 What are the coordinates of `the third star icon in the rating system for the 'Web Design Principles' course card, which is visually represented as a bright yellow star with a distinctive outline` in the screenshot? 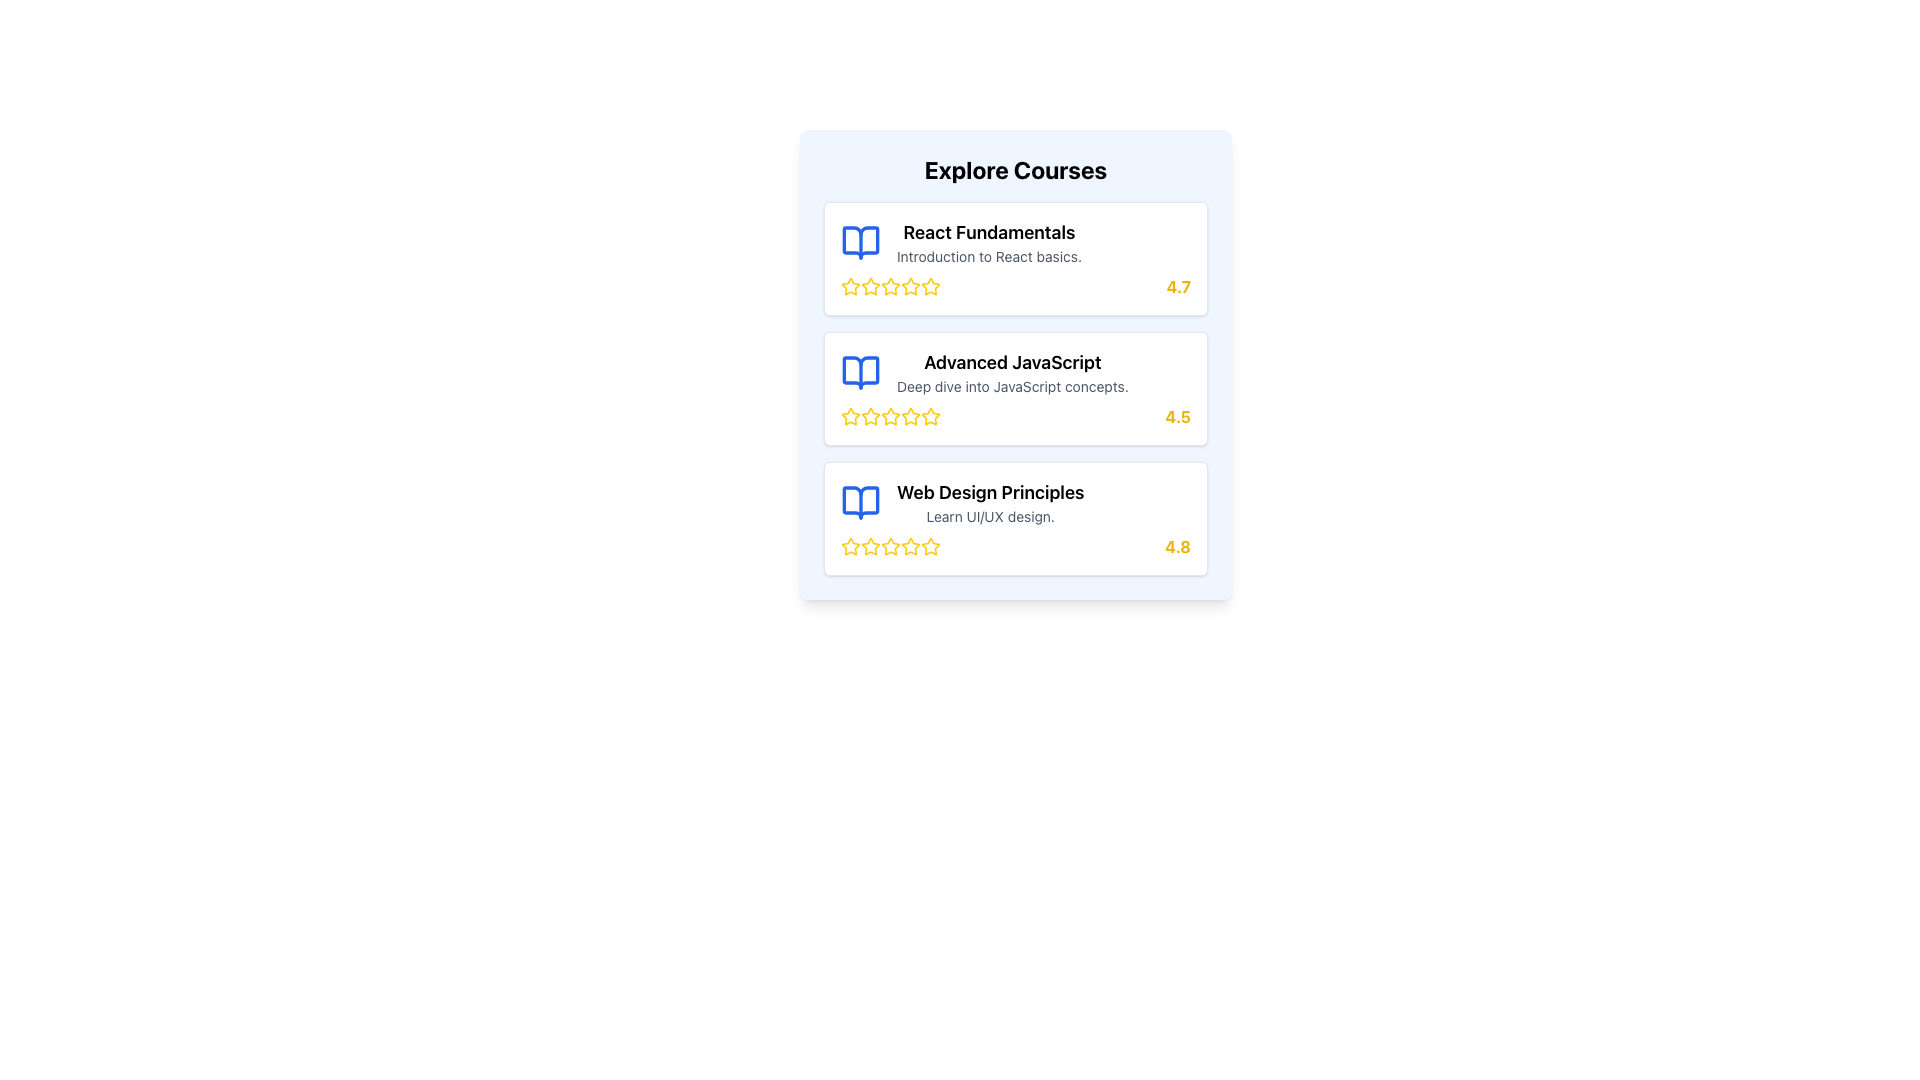 It's located at (910, 546).